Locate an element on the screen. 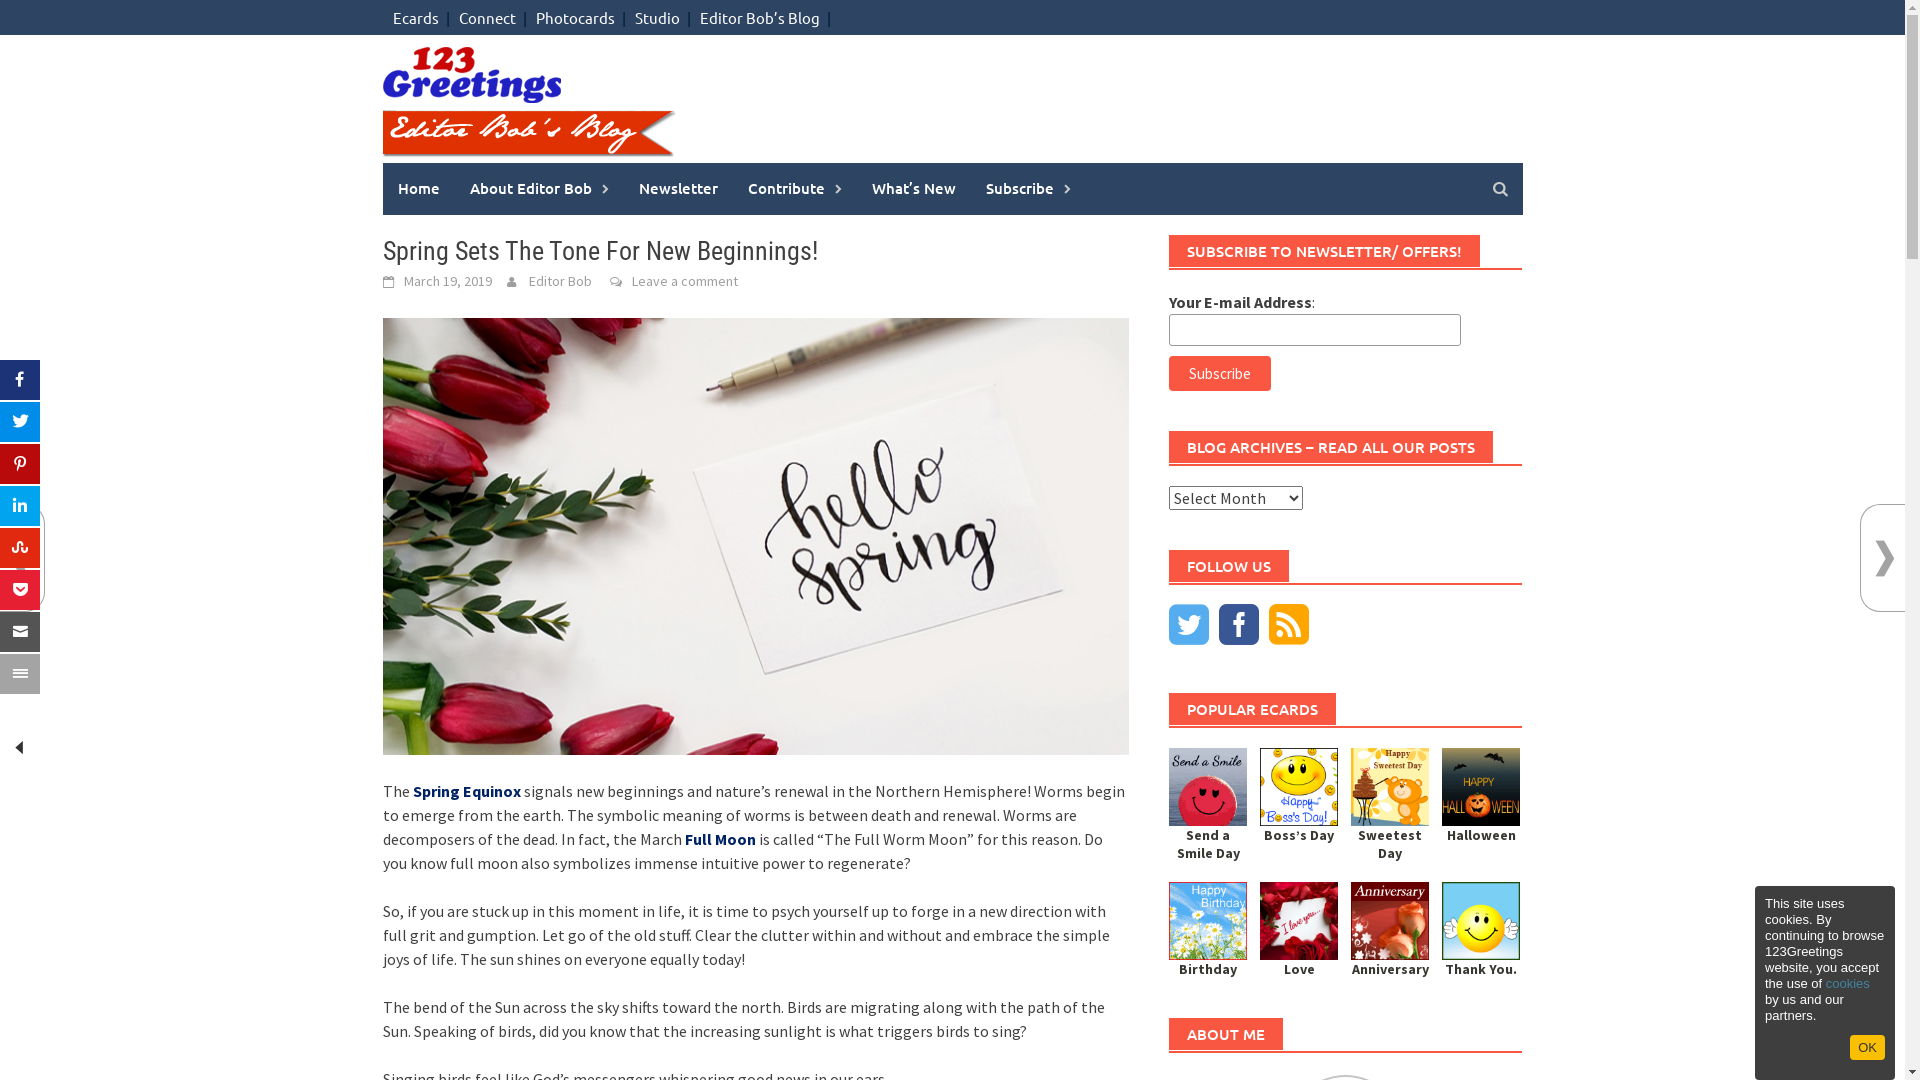  'Contribute' is located at coordinates (792, 189).